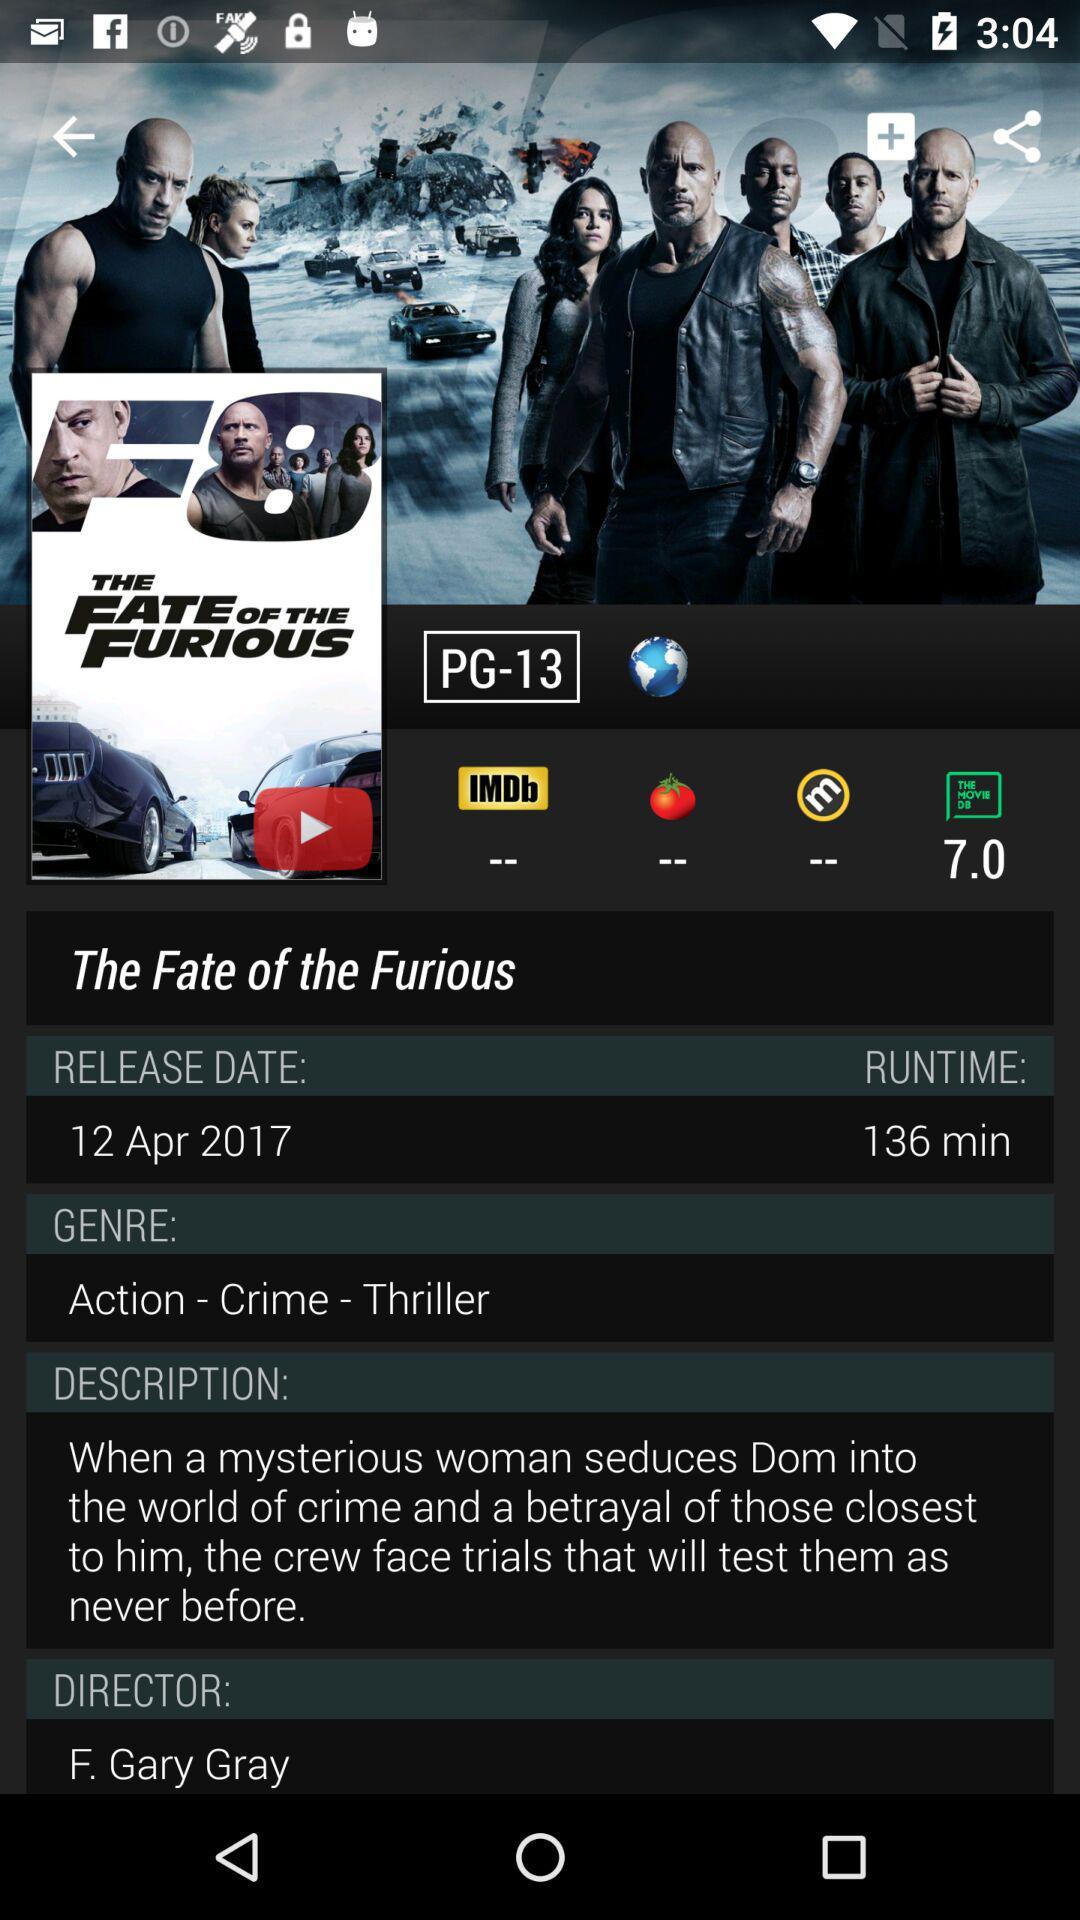  I want to click on icon to the left of the   app, so click(72, 135).